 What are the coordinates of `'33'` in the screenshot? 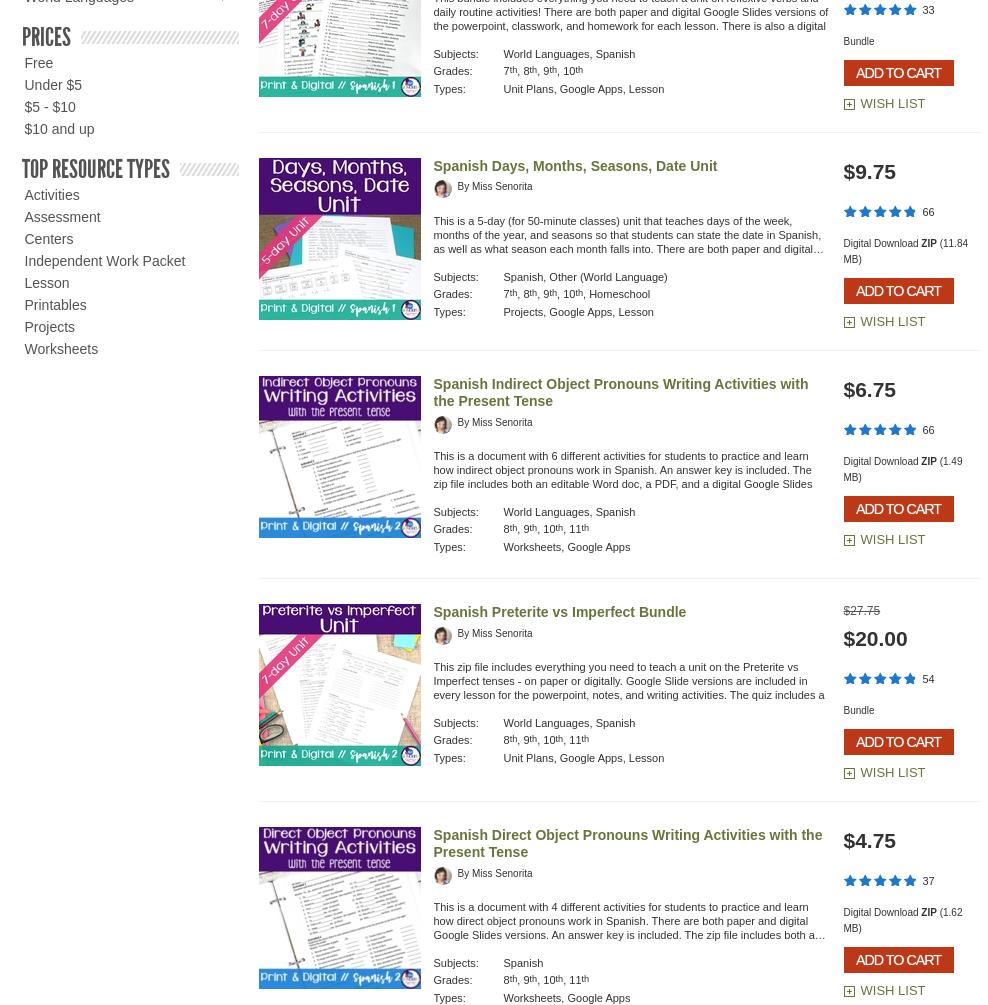 It's located at (928, 10).